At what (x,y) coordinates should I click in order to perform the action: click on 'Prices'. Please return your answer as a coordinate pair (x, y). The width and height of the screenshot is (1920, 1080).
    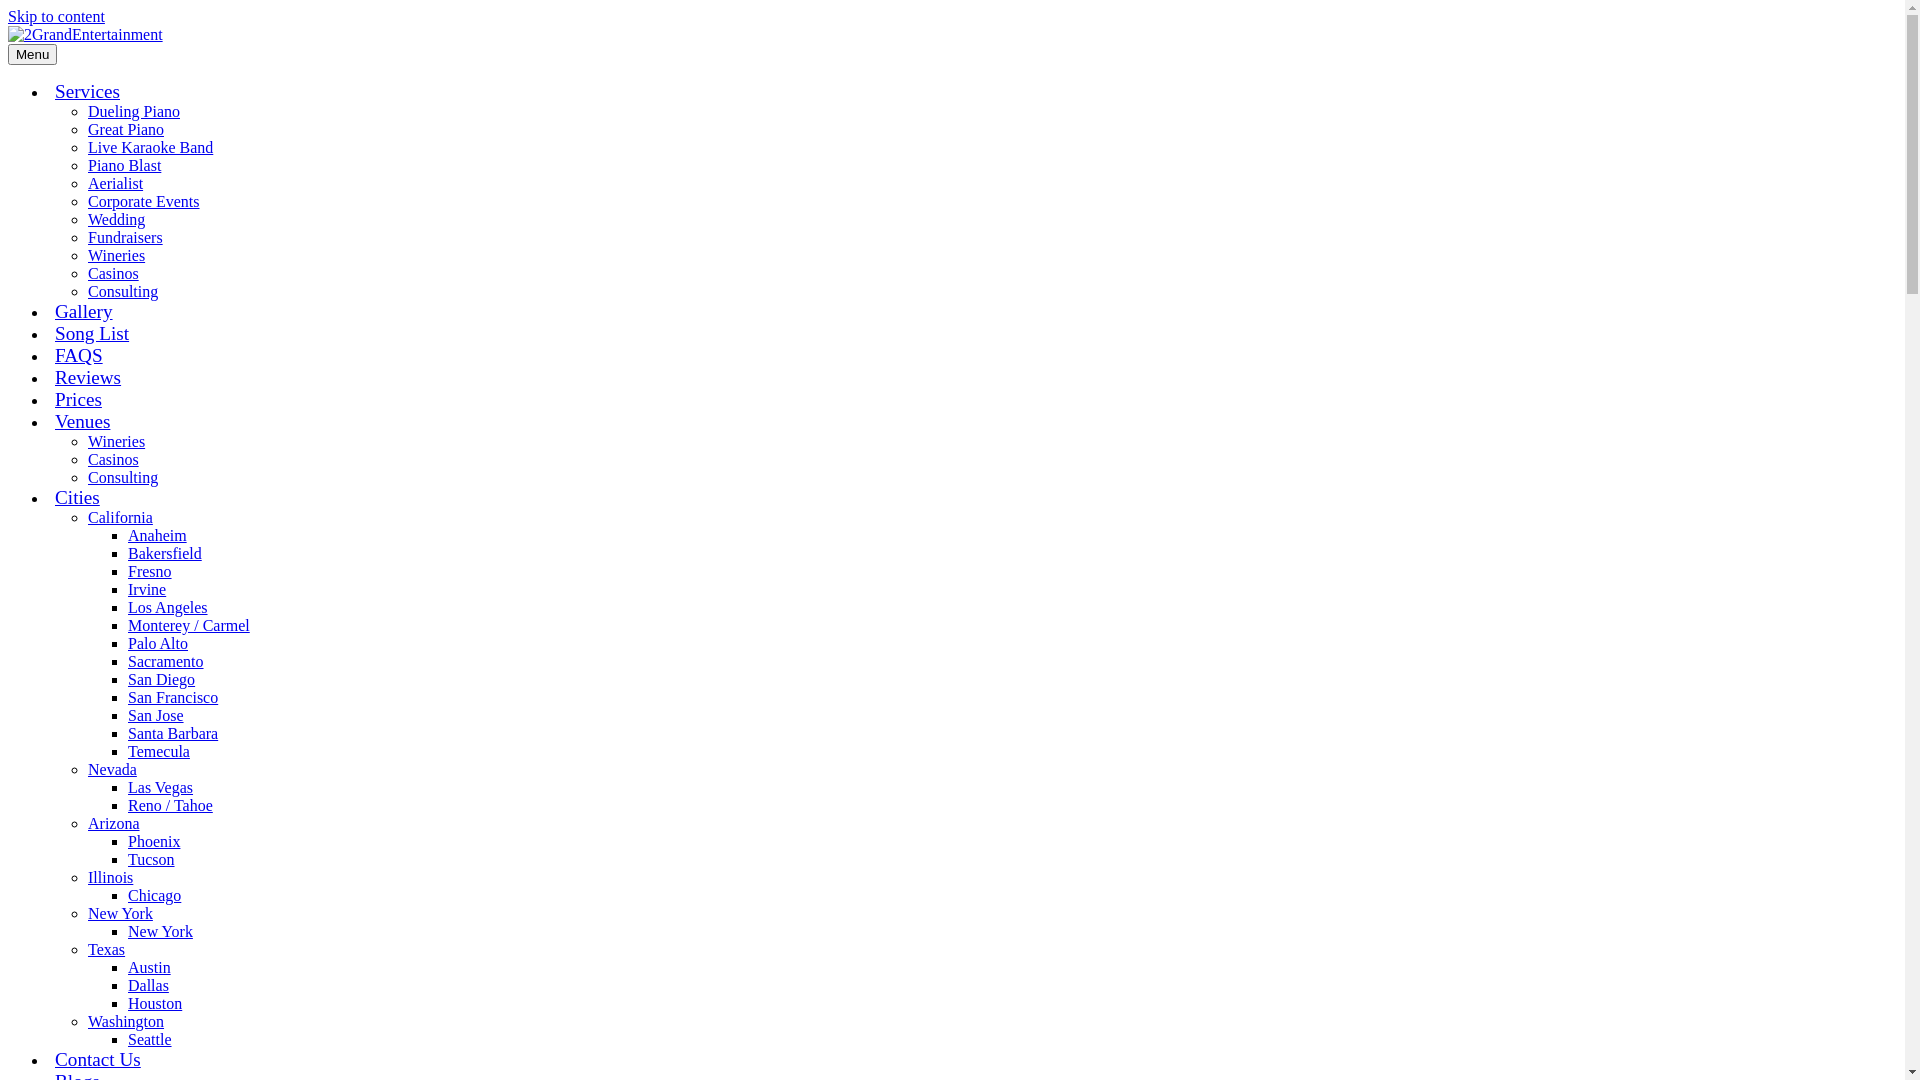
    Looking at the image, I should click on (78, 399).